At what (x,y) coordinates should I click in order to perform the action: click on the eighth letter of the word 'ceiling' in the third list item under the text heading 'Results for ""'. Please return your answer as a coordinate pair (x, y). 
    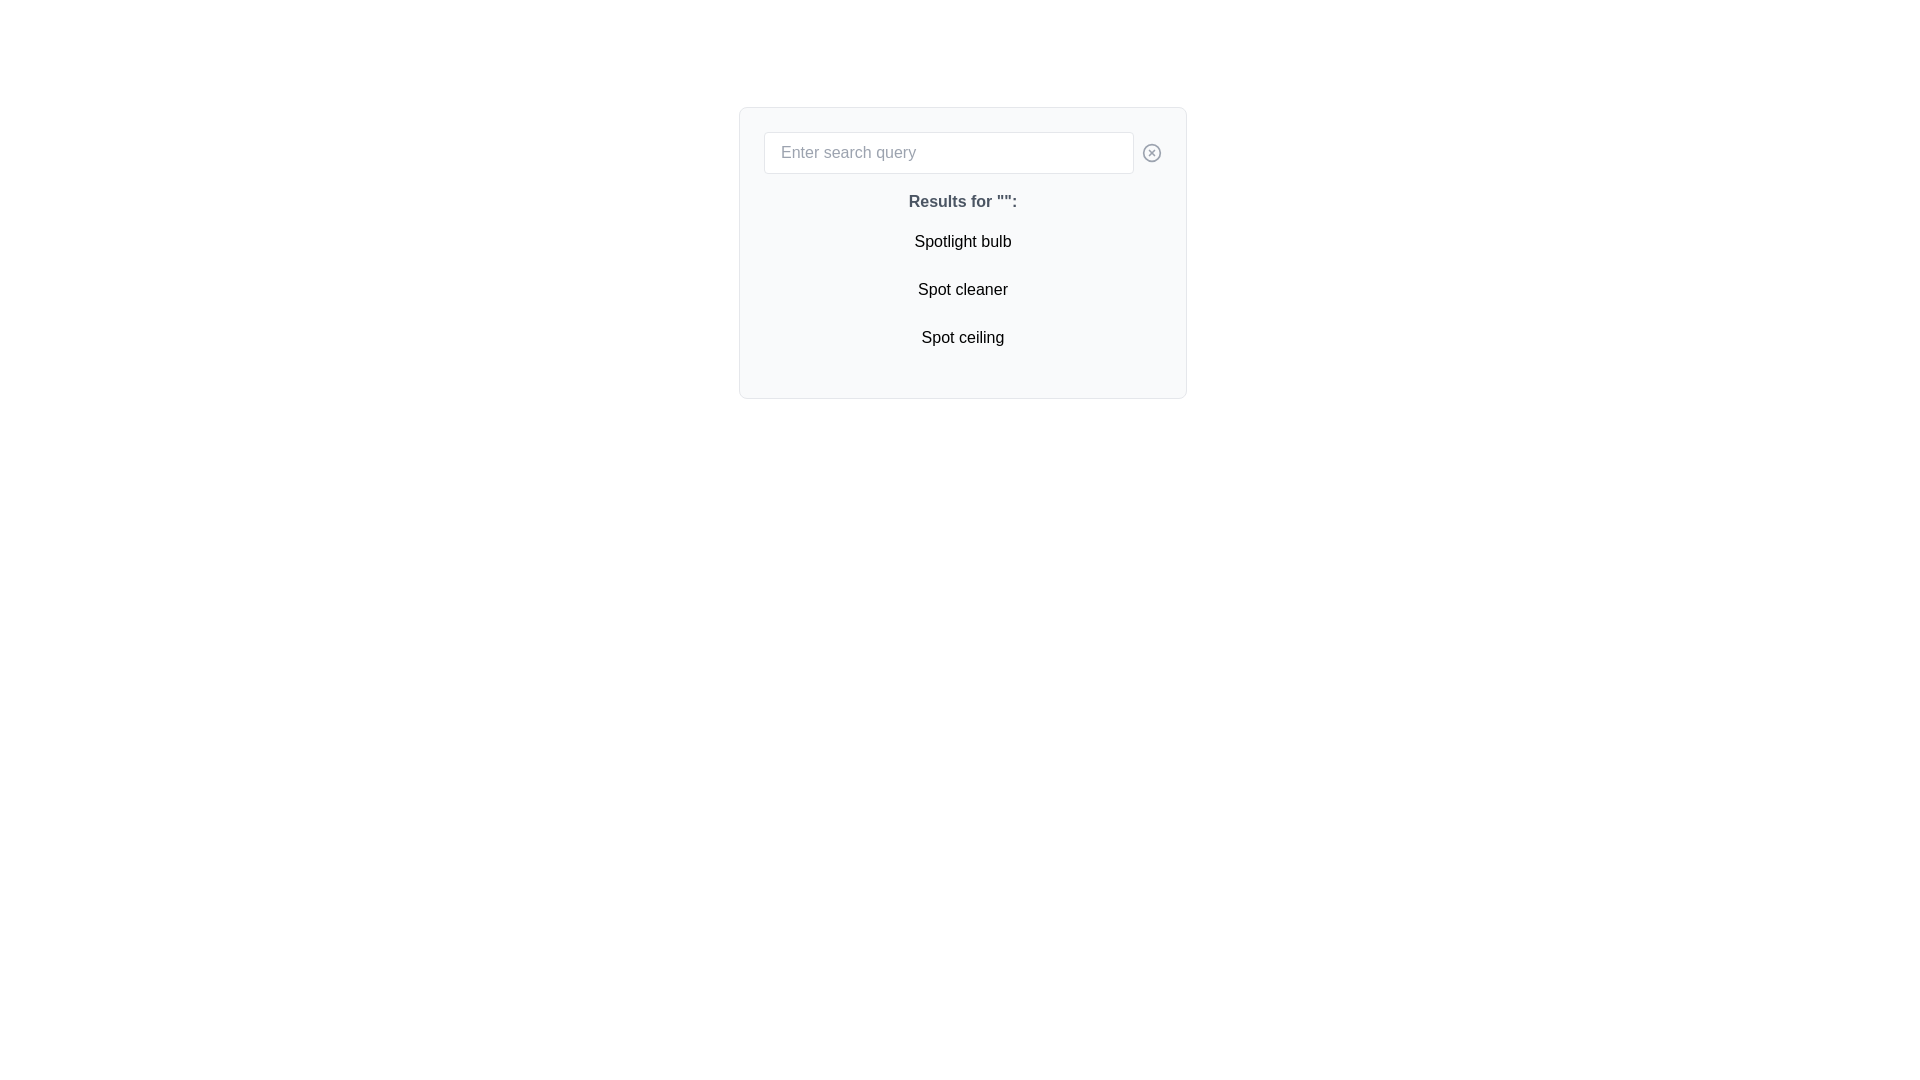
    Looking at the image, I should click on (981, 336).